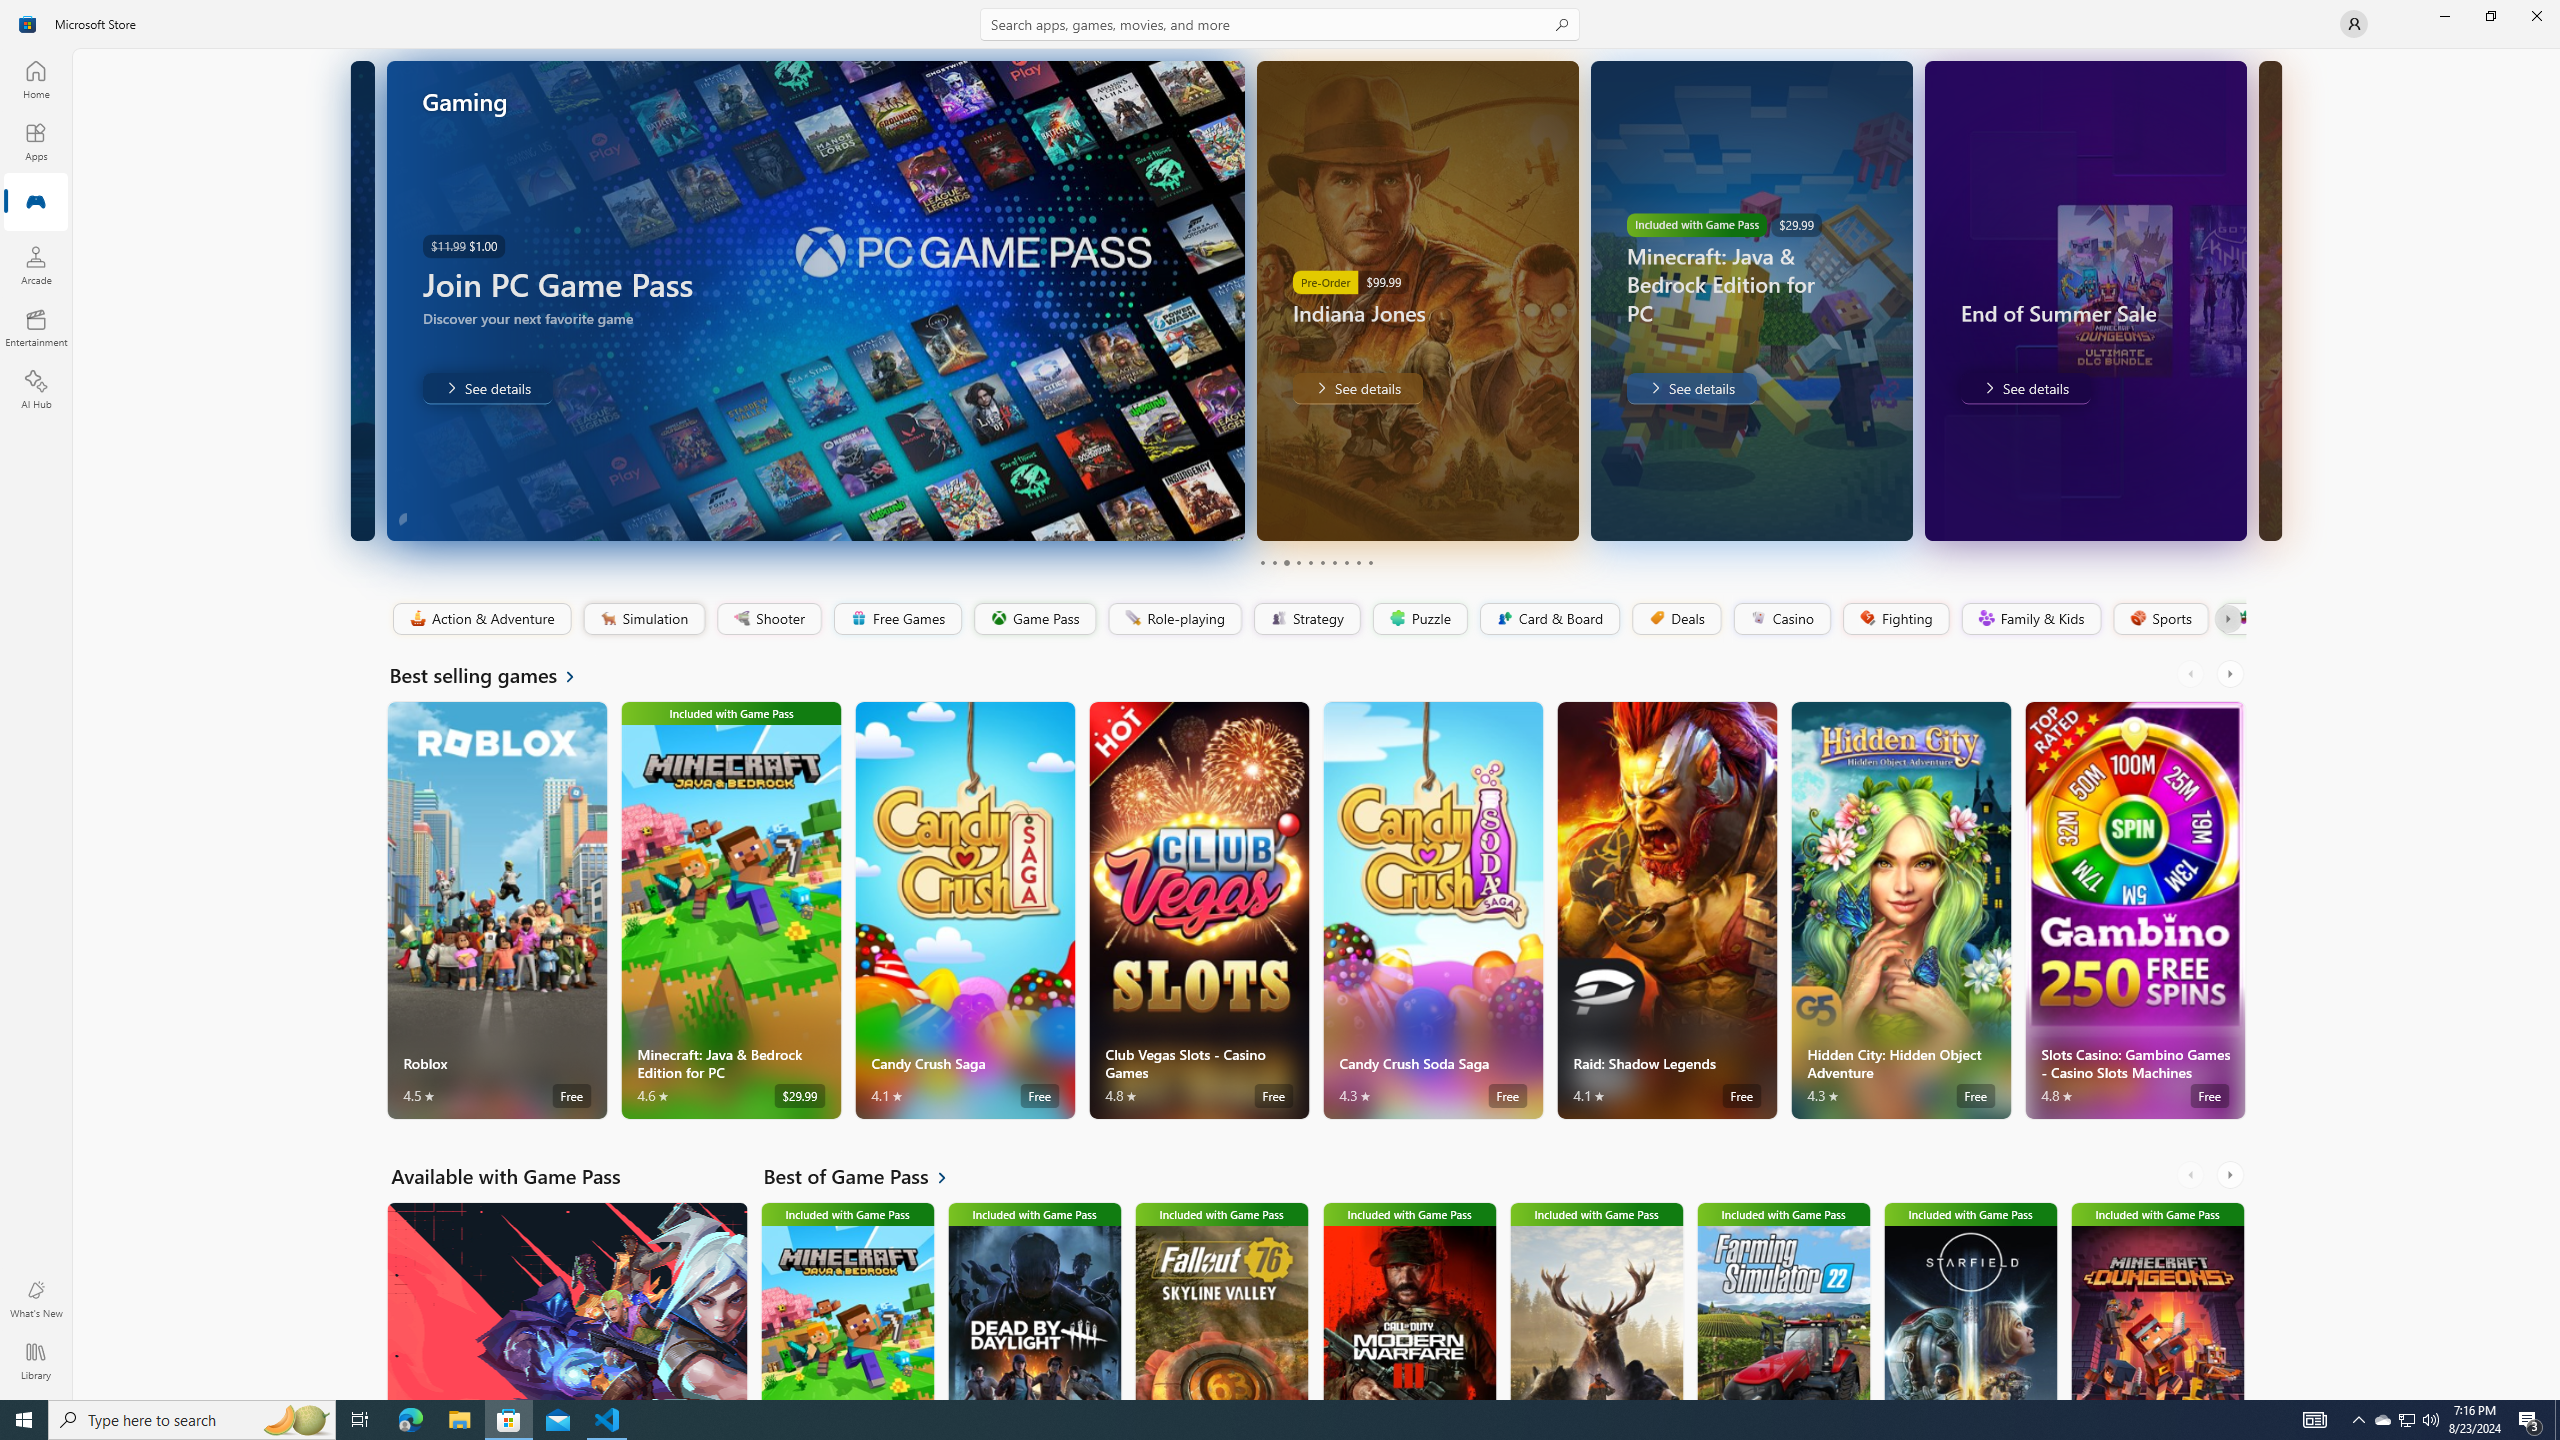 This screenshot has width=2560, height=1440. I want to click on 'Page 3', so click(1285, 562).